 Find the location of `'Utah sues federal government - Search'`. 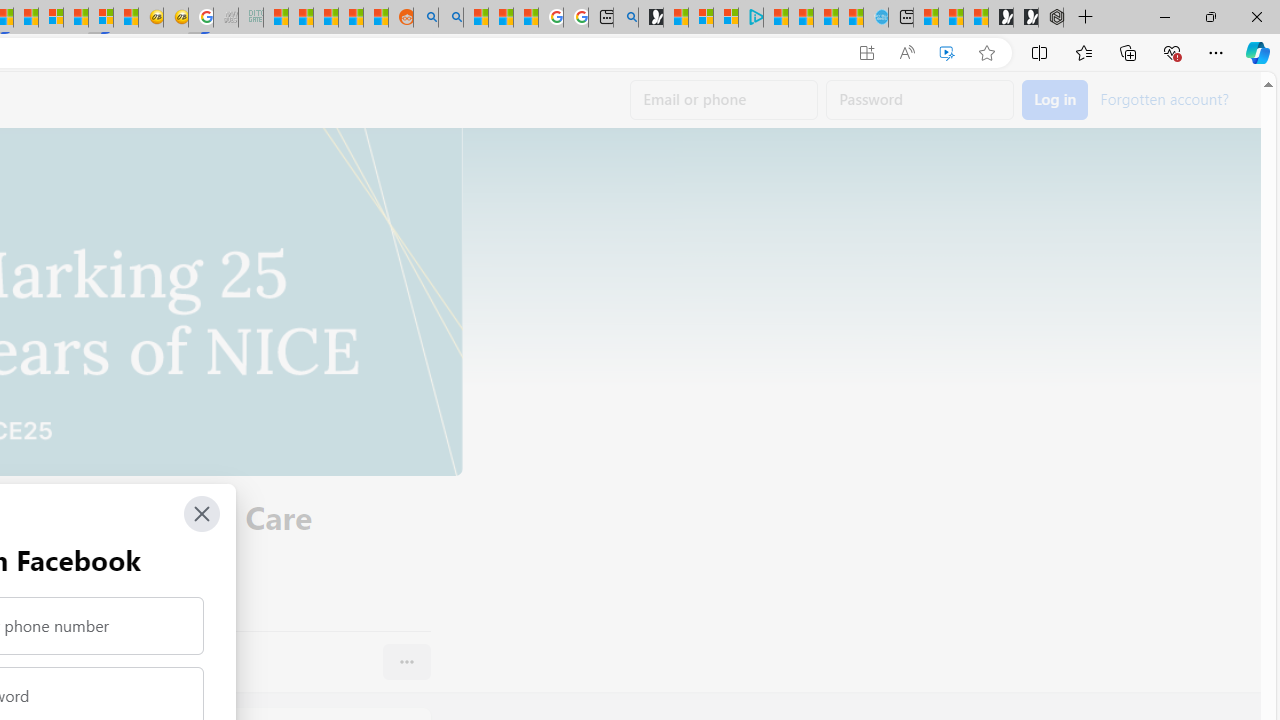

'Utah sues federal government - Search' is located at coordinates (450, 17).